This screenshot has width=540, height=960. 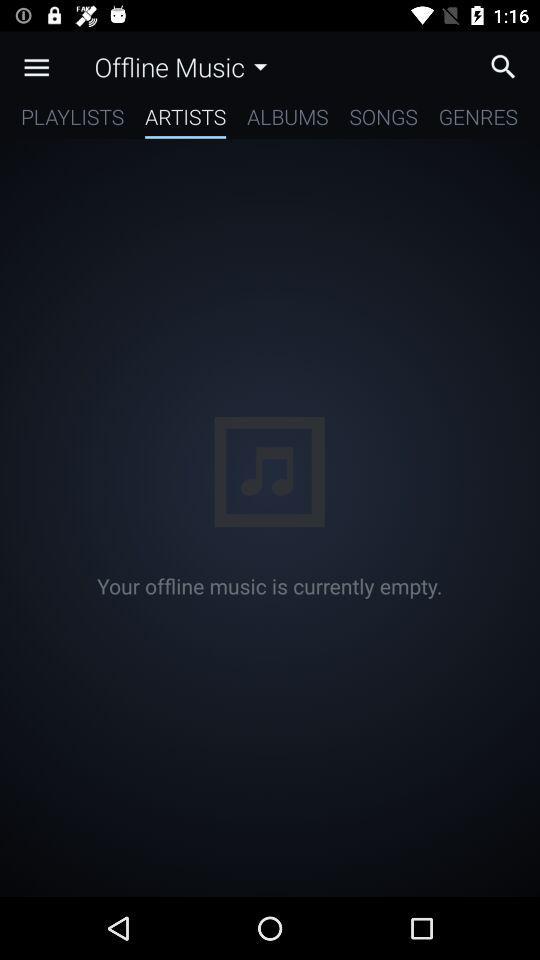 I want to click on the item to the left of the offline music, so click(x=36, y=67).